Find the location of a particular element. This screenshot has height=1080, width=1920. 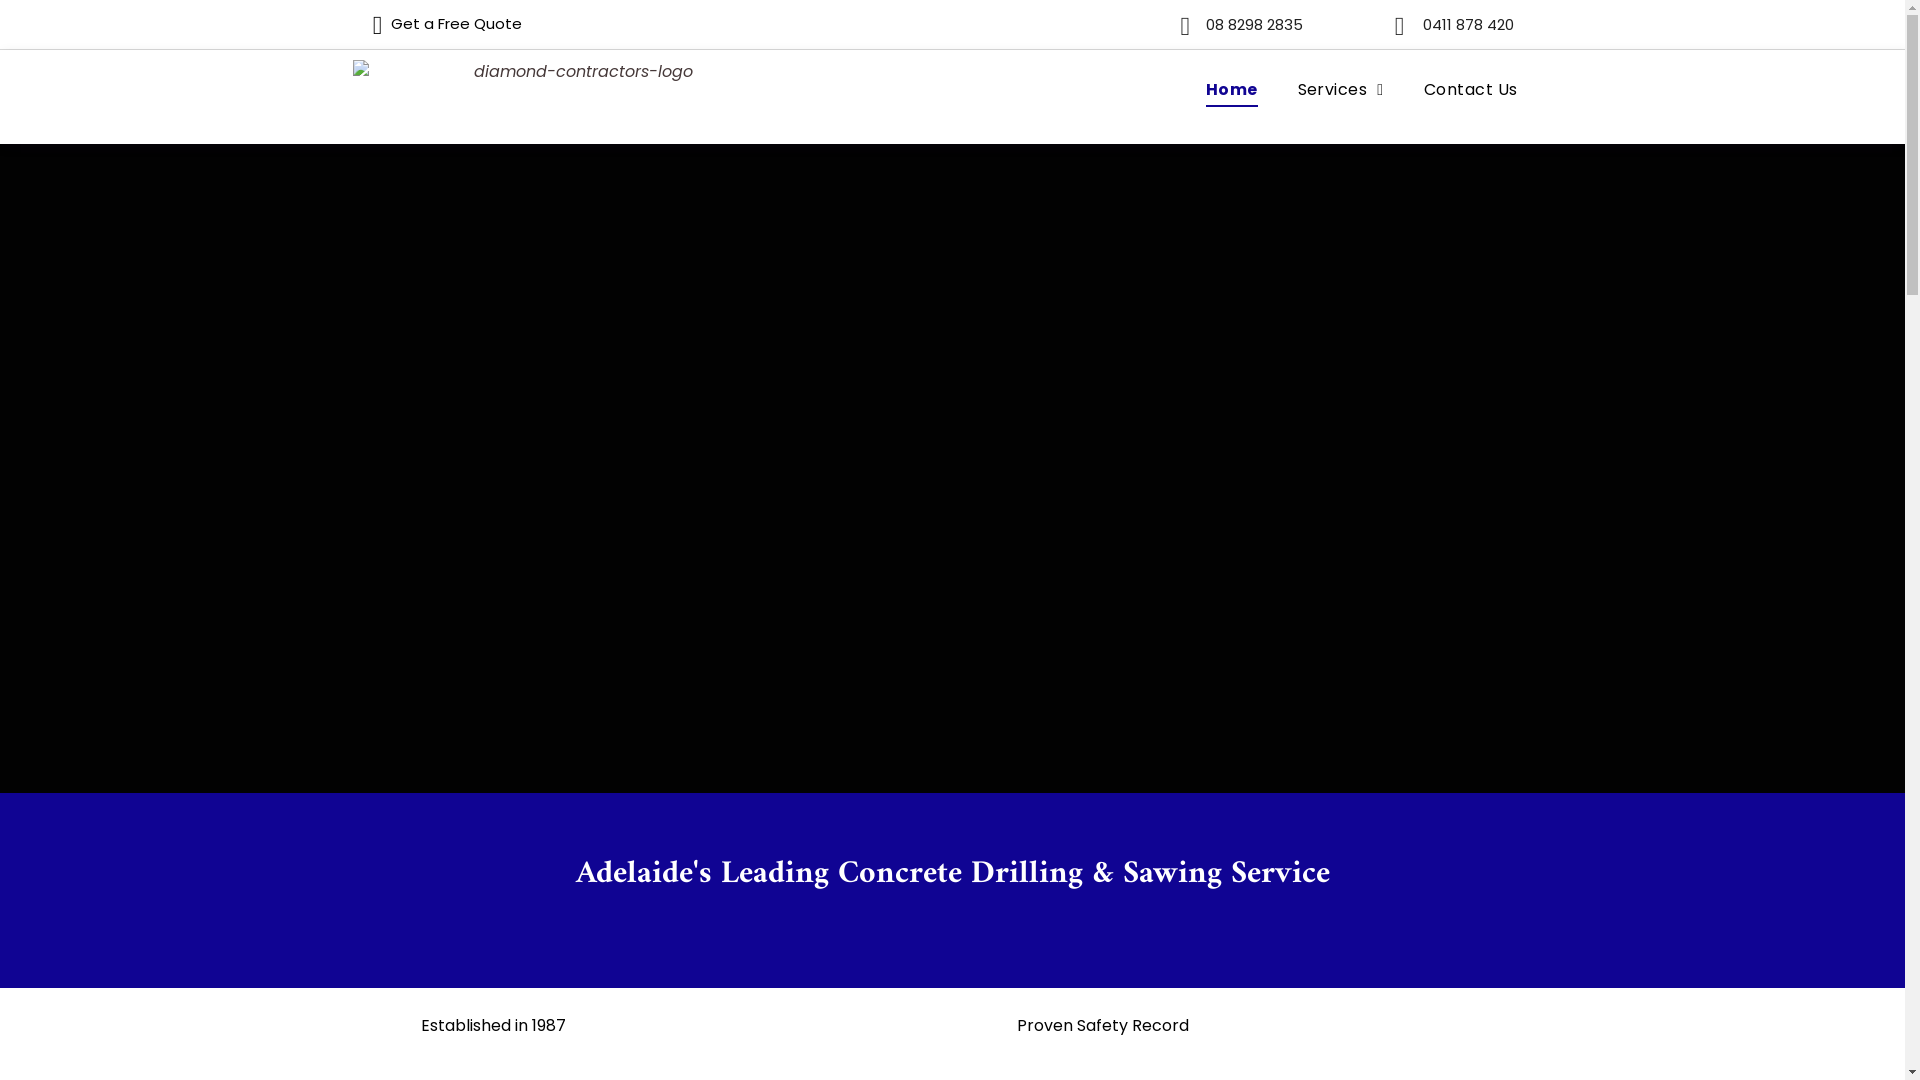

'08 8298 2835' is located at coordinates (1247, 24).